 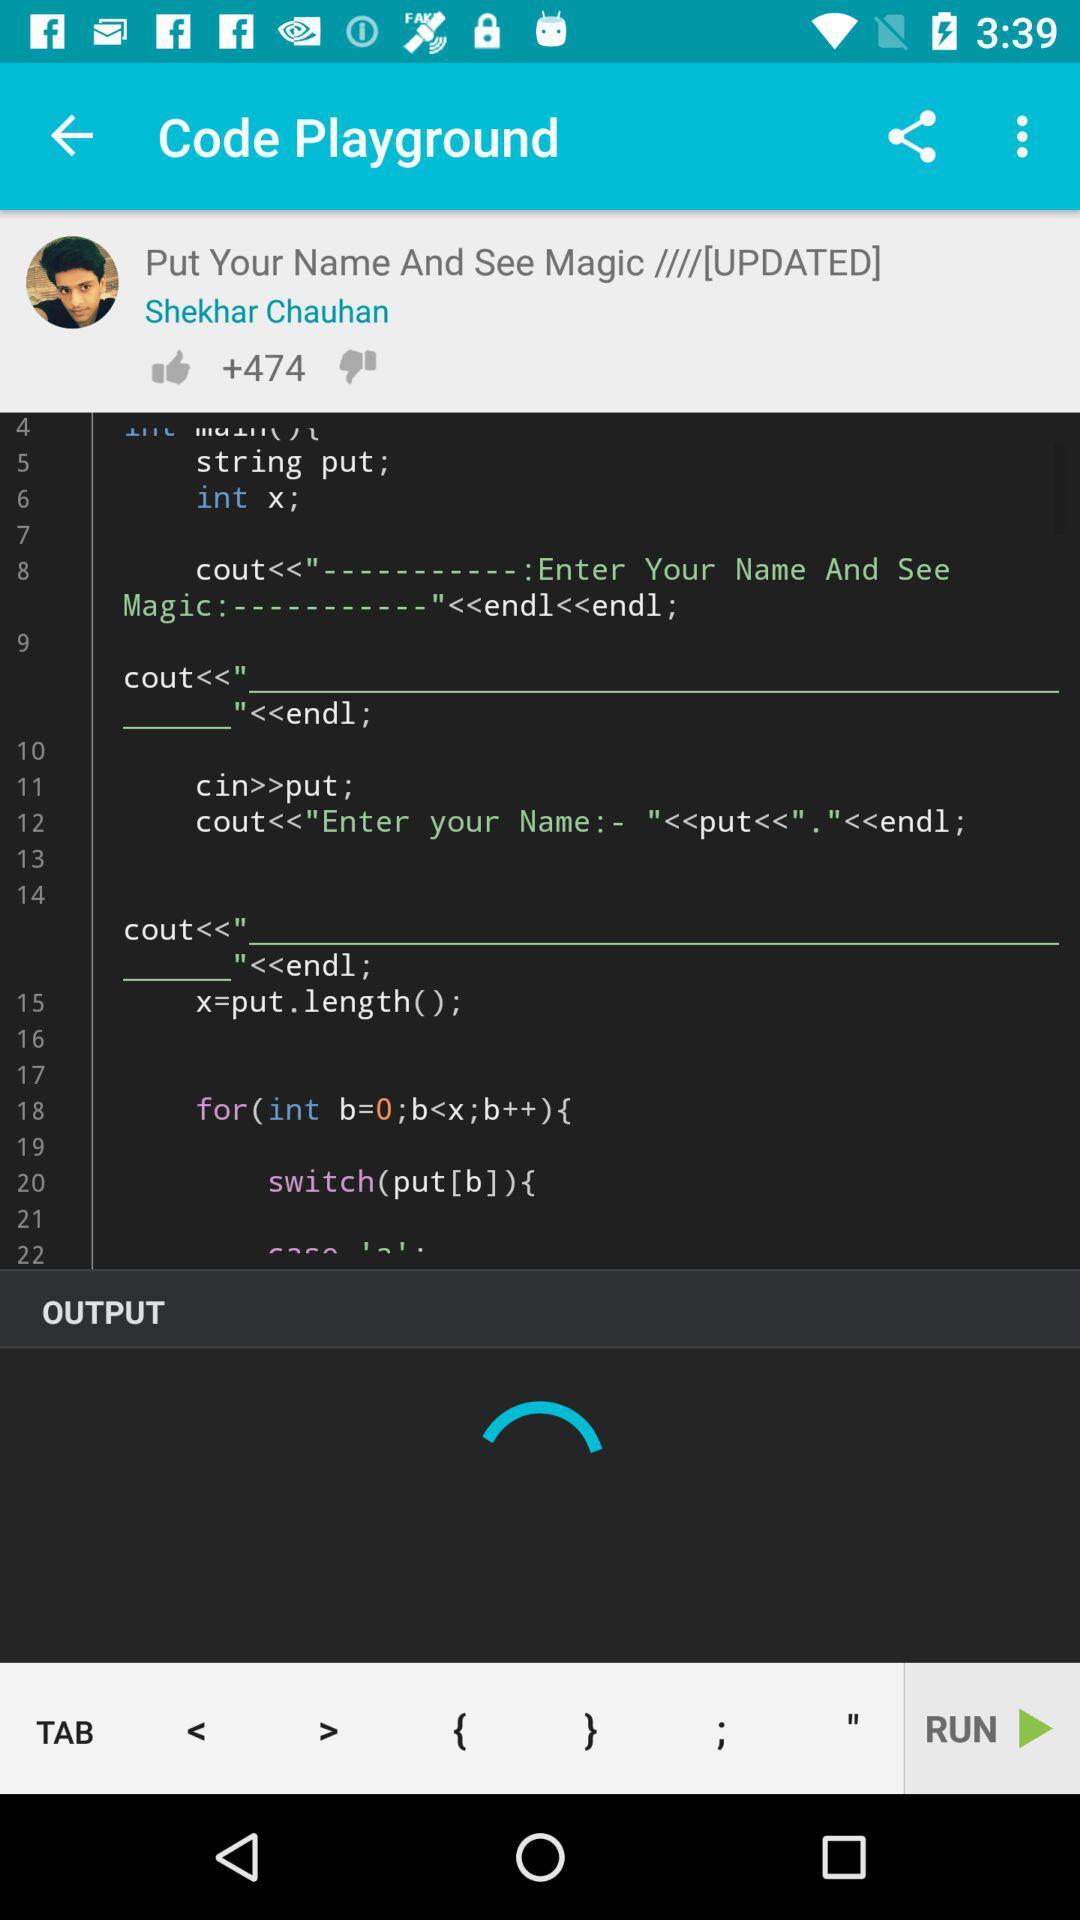 I want to click on dislike button, so click(x=356, y=366).